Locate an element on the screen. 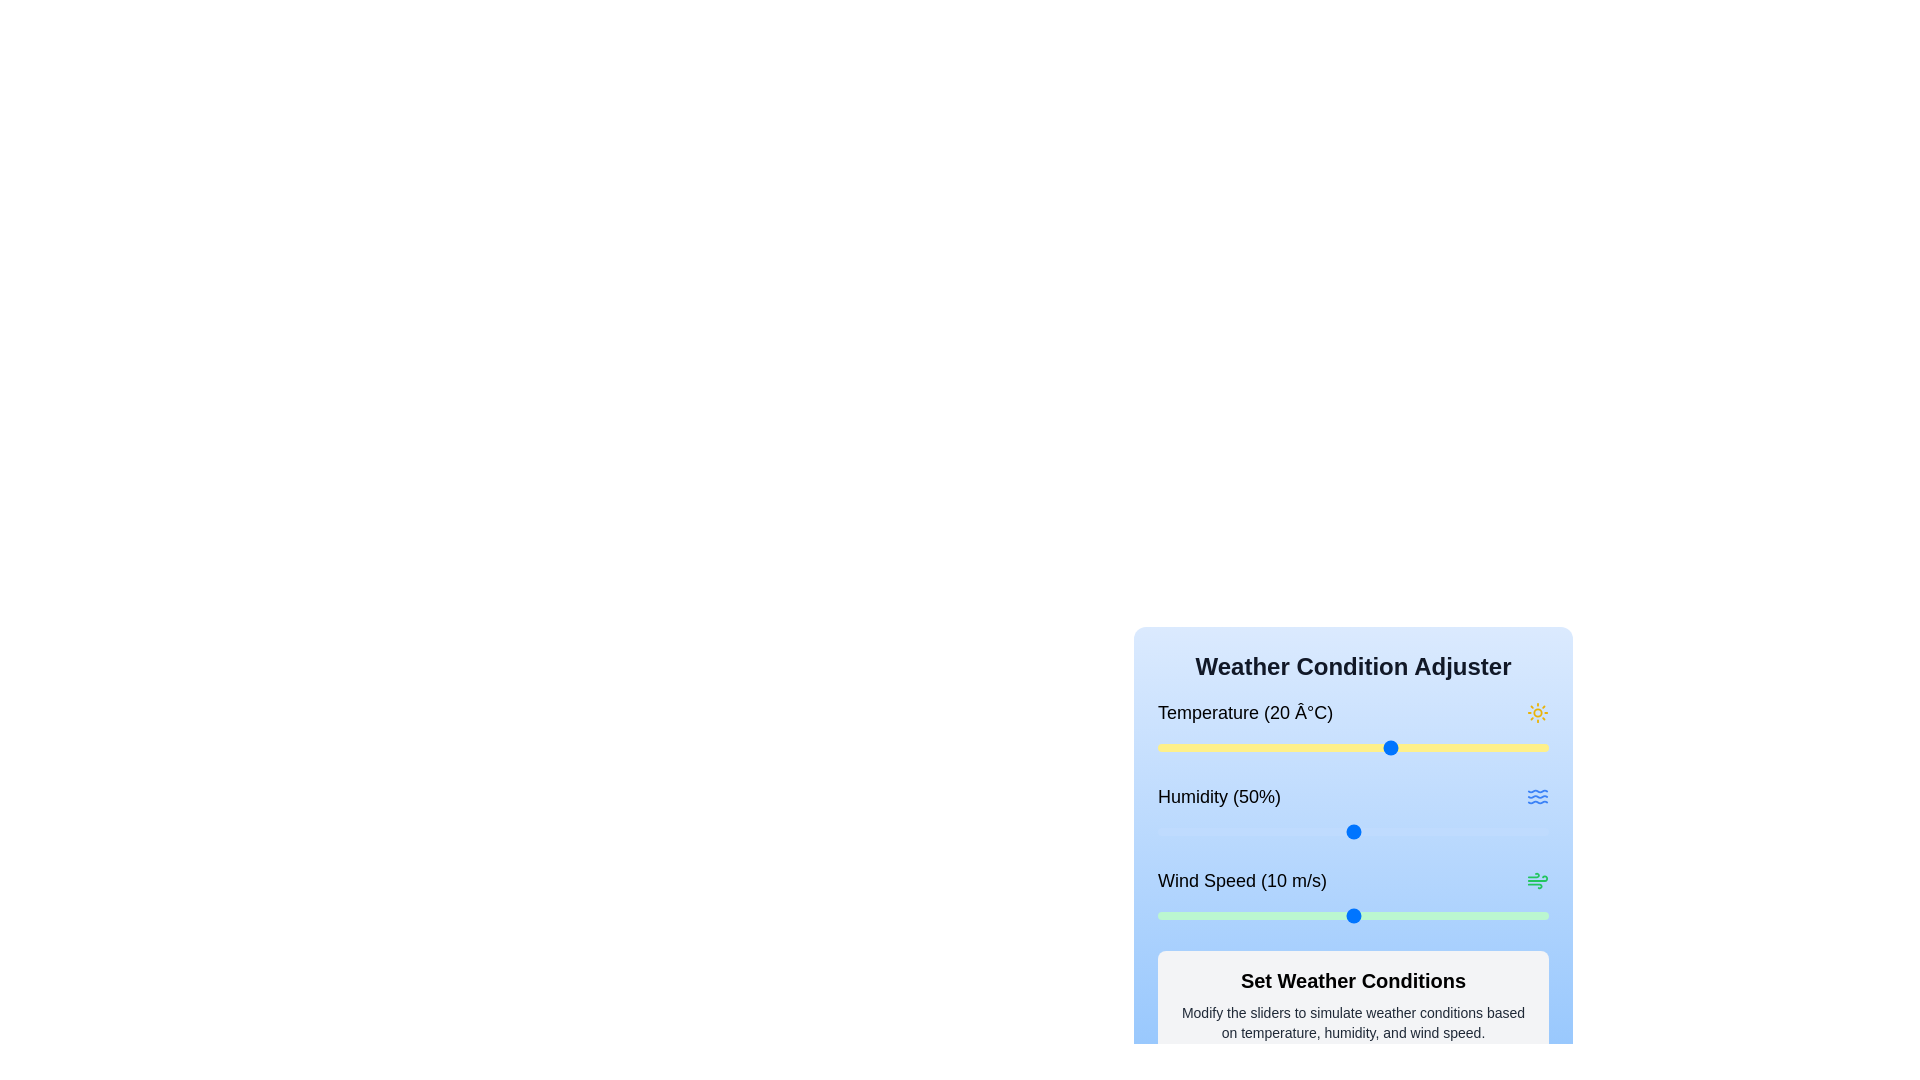 The height and width of the screenshot is (1080, 1920). the temperature slider to set the temperature to 0 degrees Celsius is located at coordinates (1235, 748).